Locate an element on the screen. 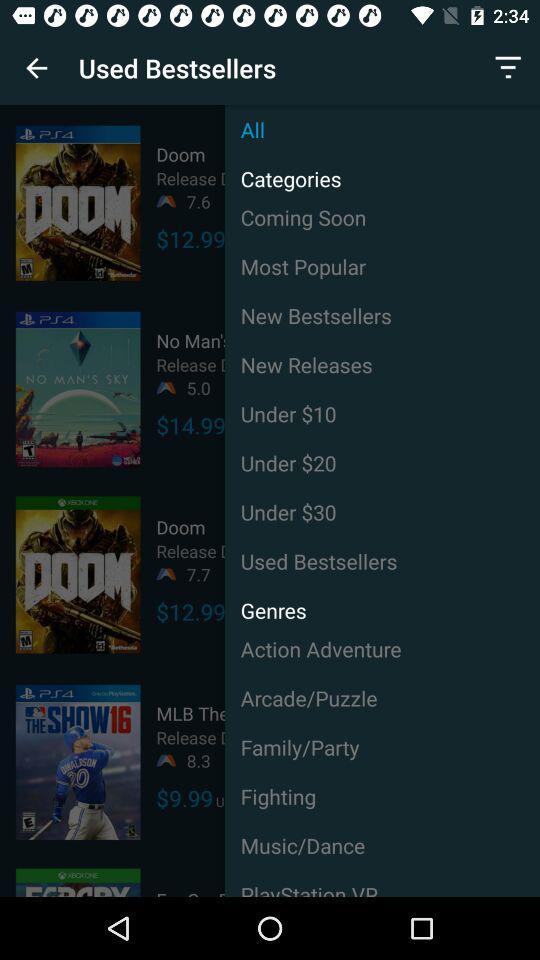 This screenshot has width=540, height=960. the icon next to $14.99 is located at coordinates (382, 413).